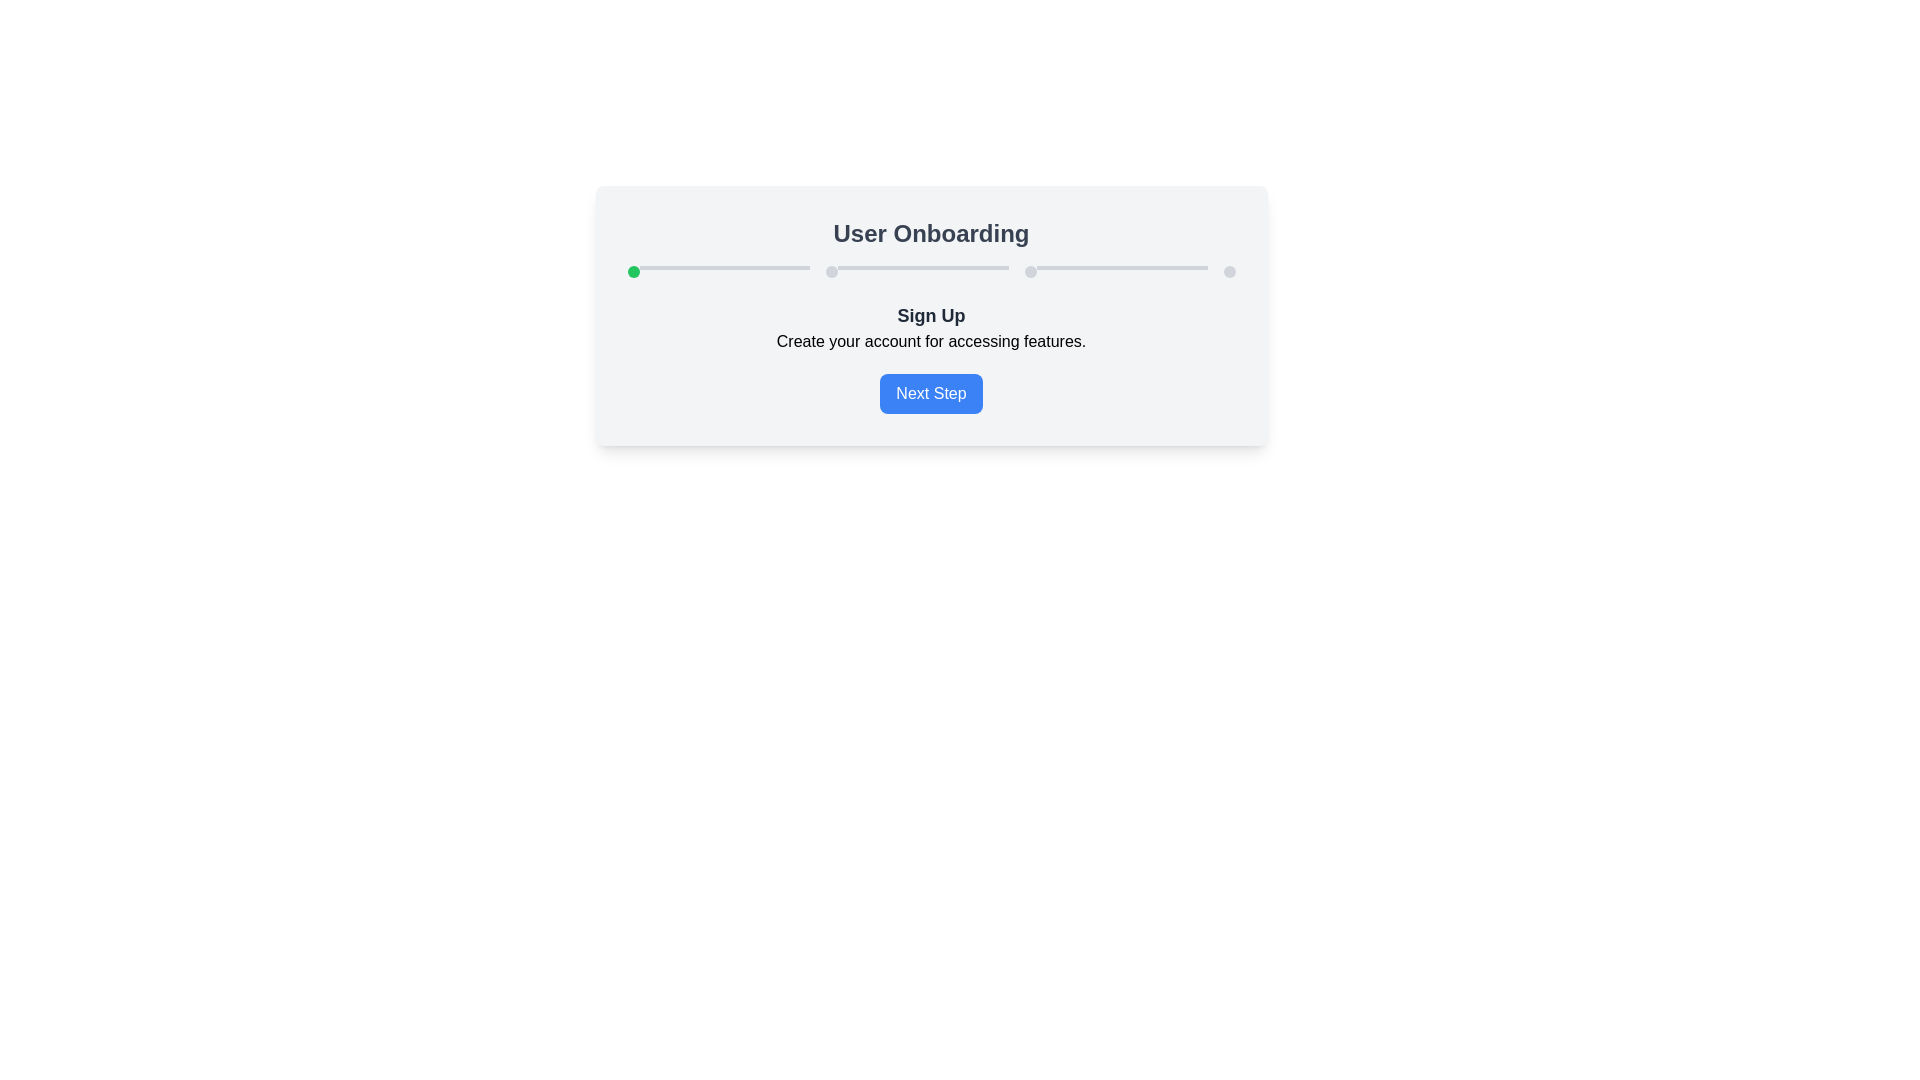 The width and height of the screenshot is (1920, 1080). Describe the element at coordinates (922, 266) in the screenshot. I see `the fourth segment of the progress bar, which is a thin light gray horizontal bar positioned between two small gray circles` at that location.